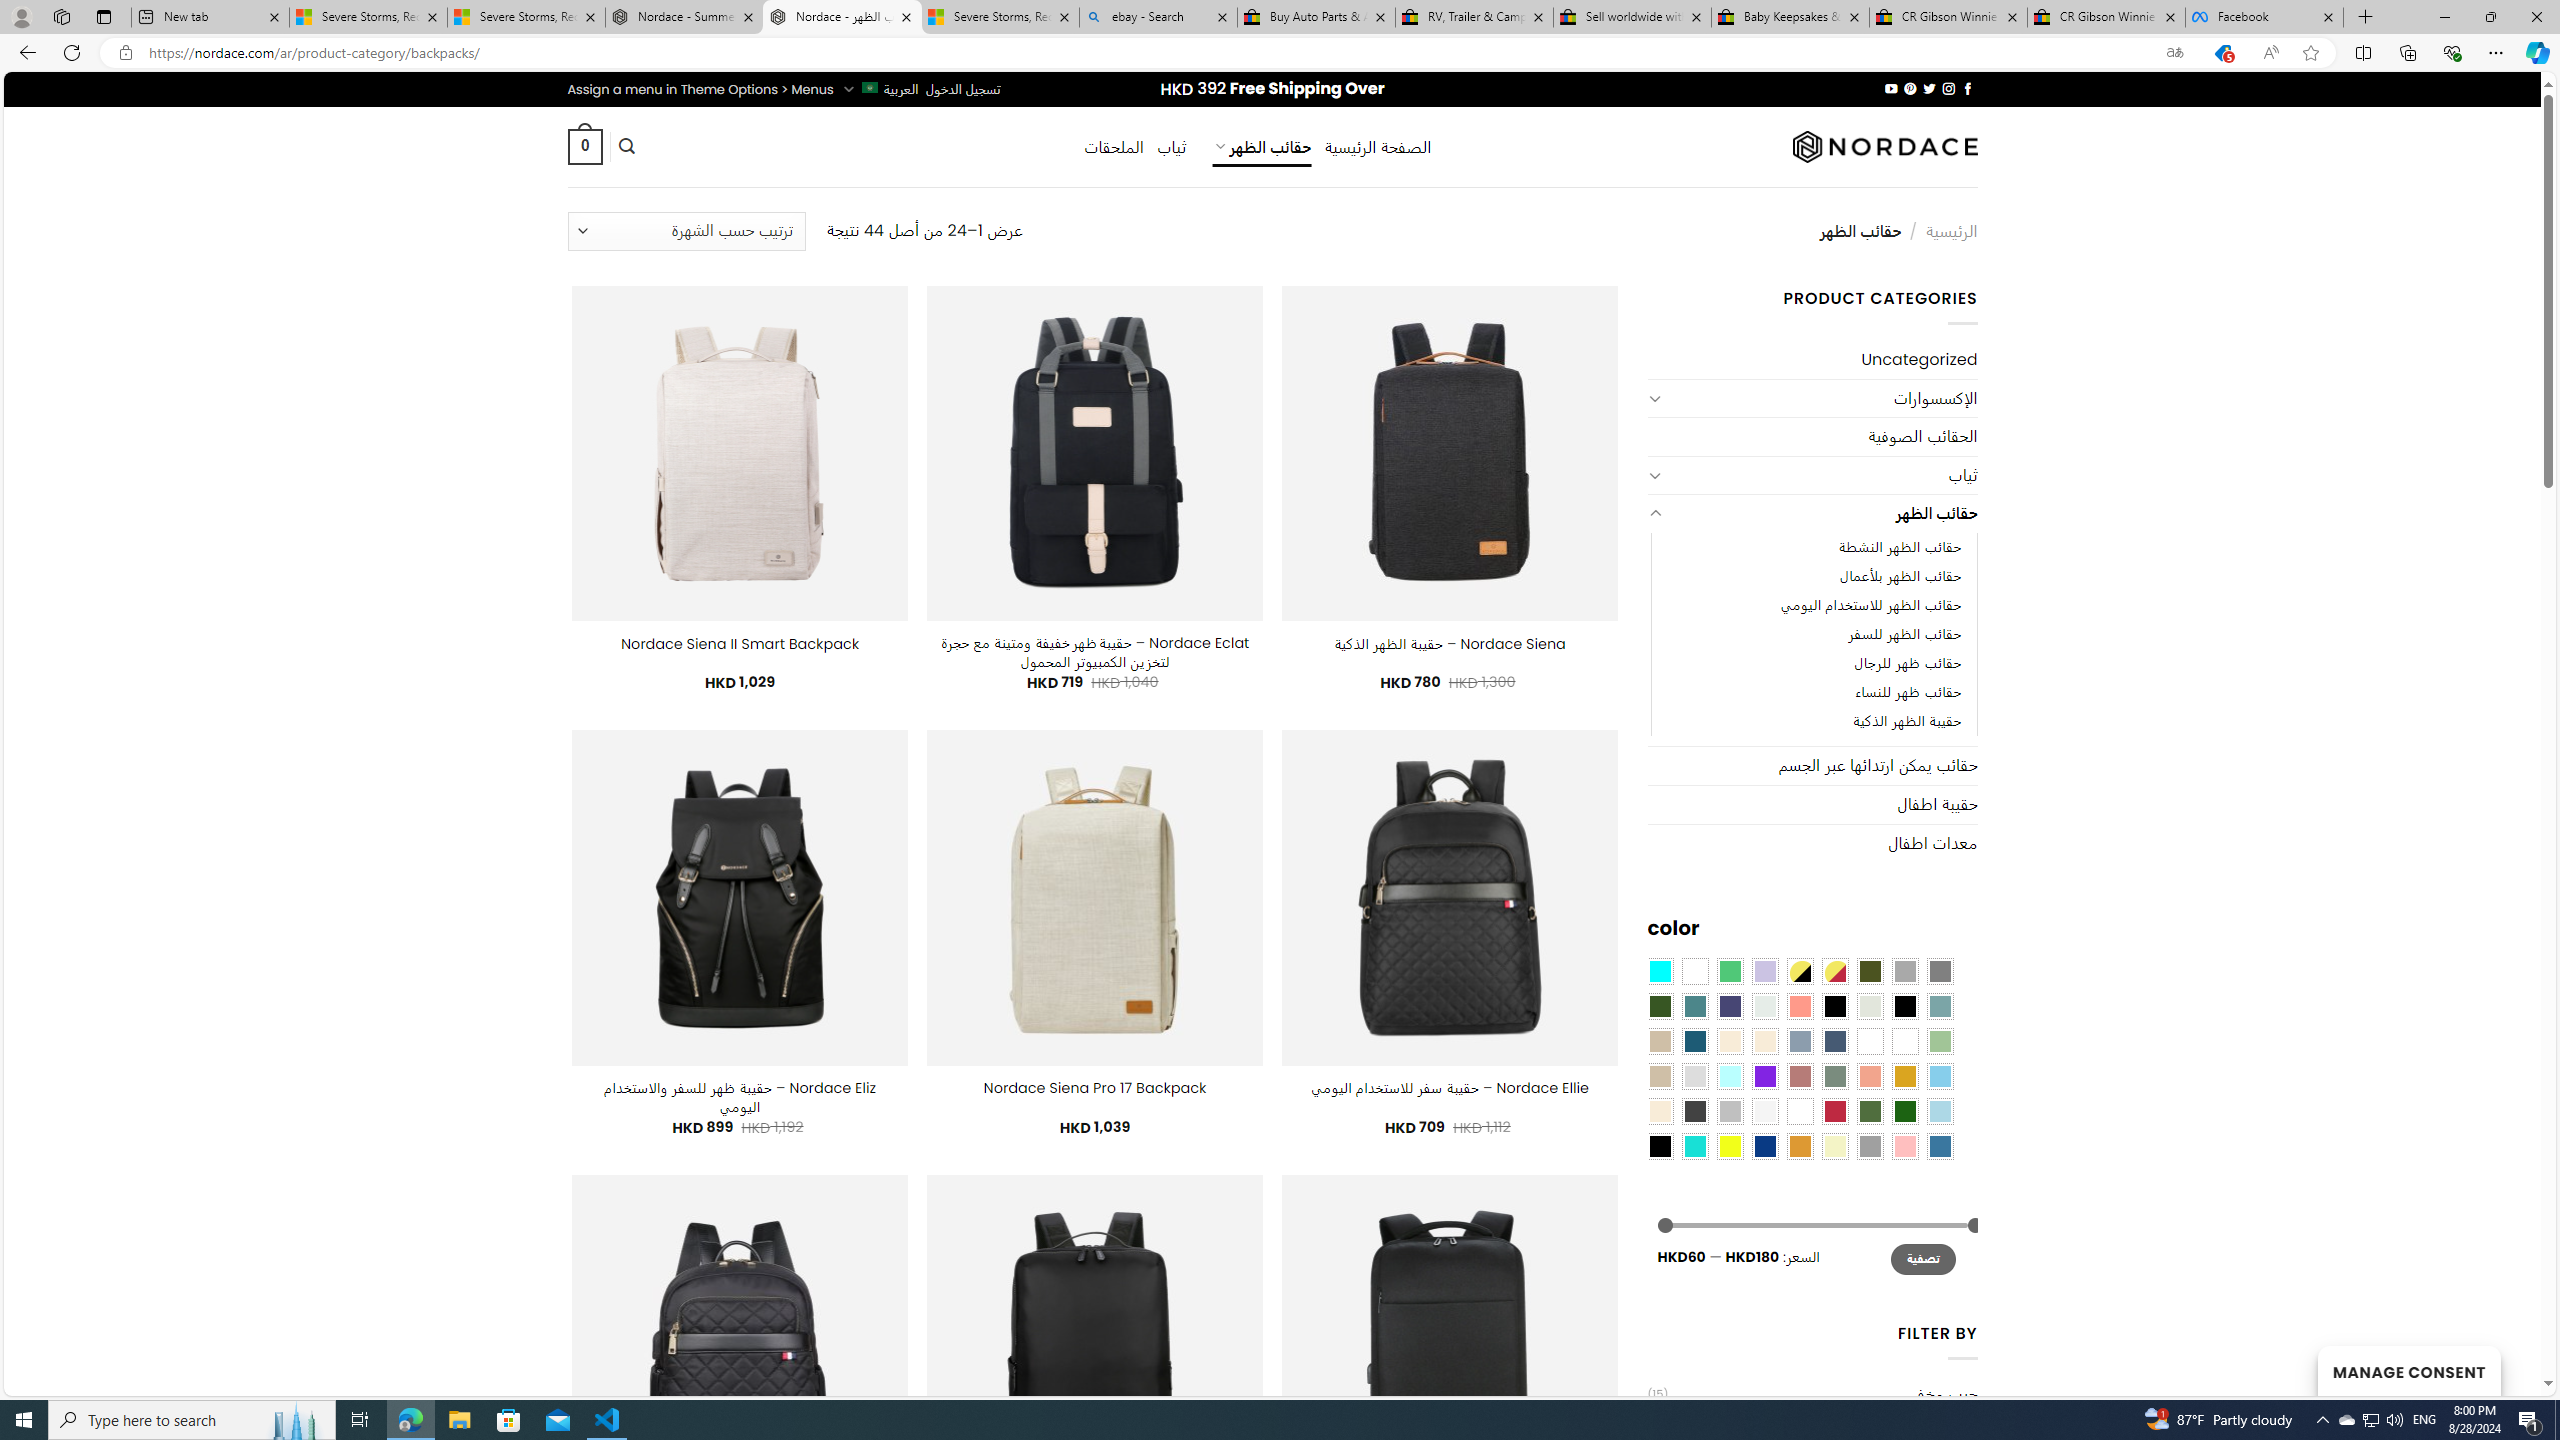 The width and height of the screenshot is (2560, 1440). I want to click on 'Capri Blue', so click(1693, 1041).